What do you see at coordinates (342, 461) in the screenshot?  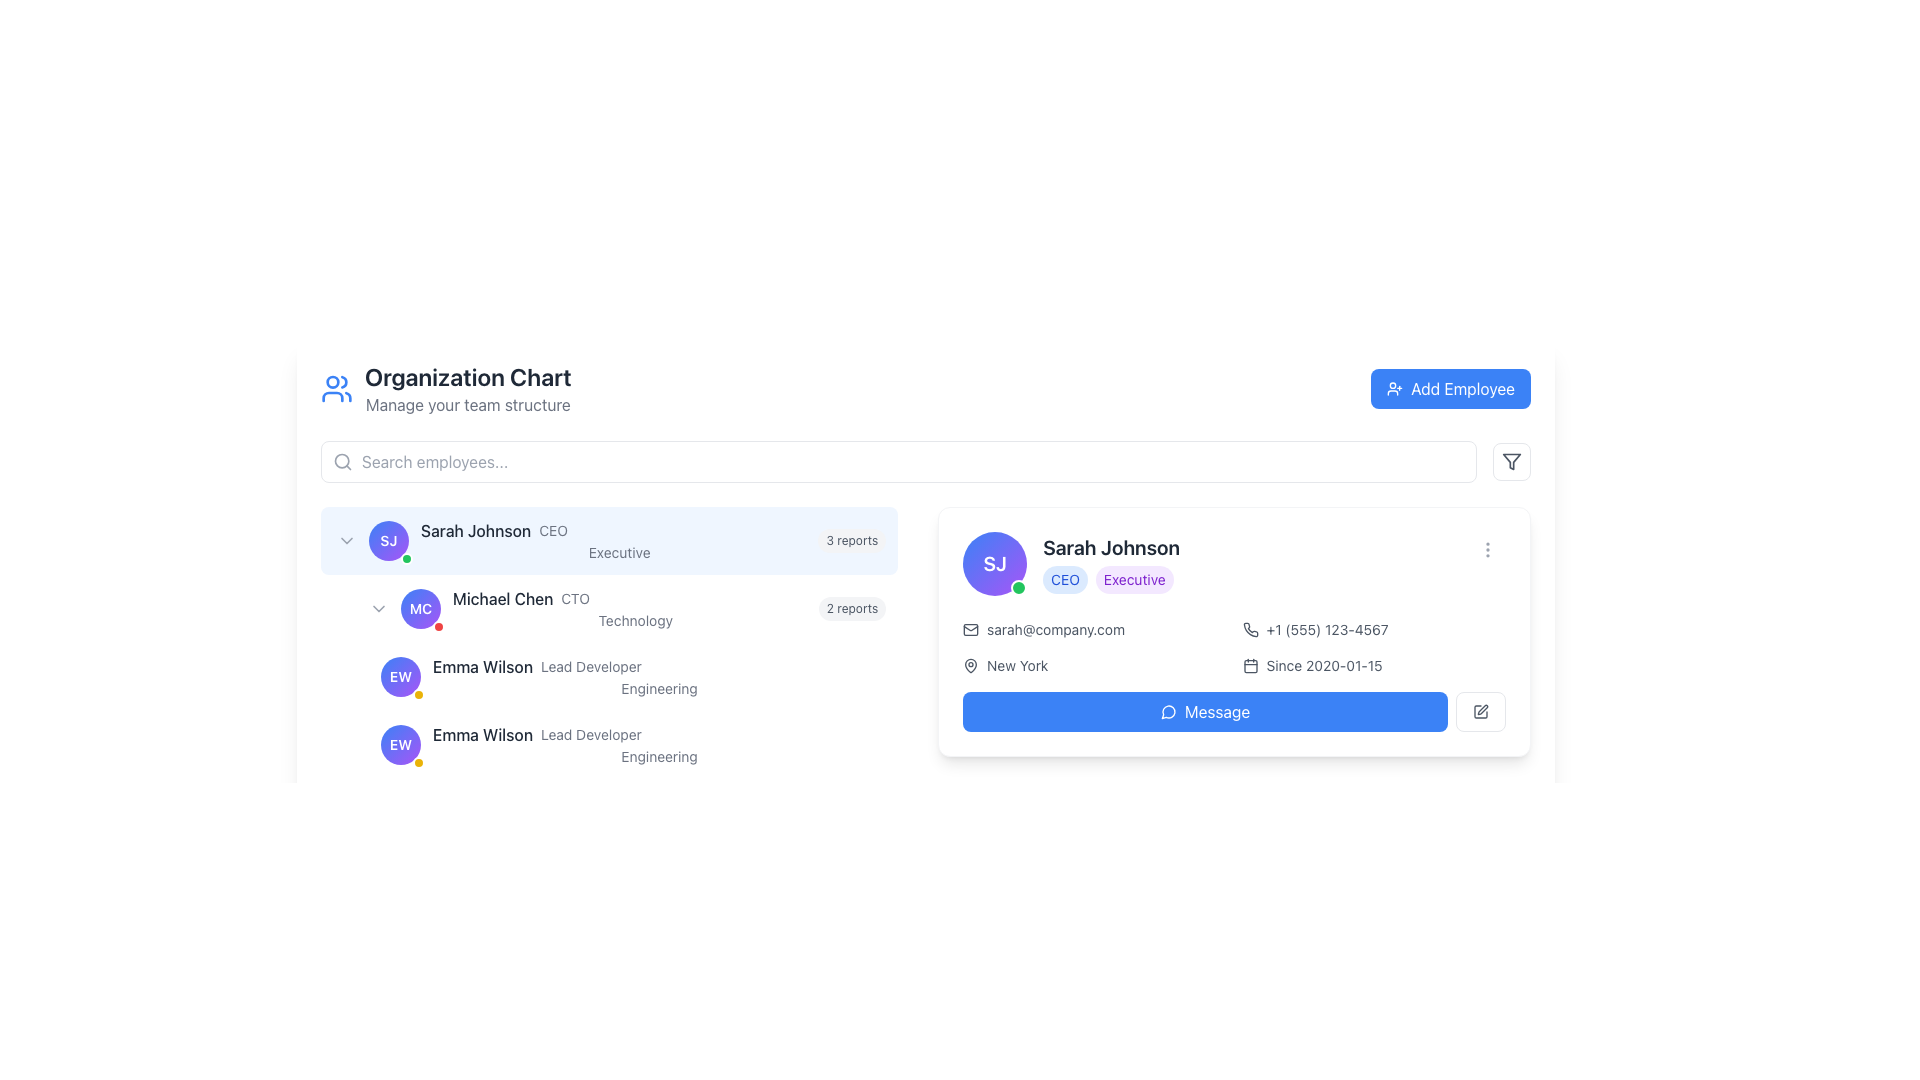 I see `the circular SVG element that is part of the search icon located near the upper left of the interface` at bounding box center [342, 461].